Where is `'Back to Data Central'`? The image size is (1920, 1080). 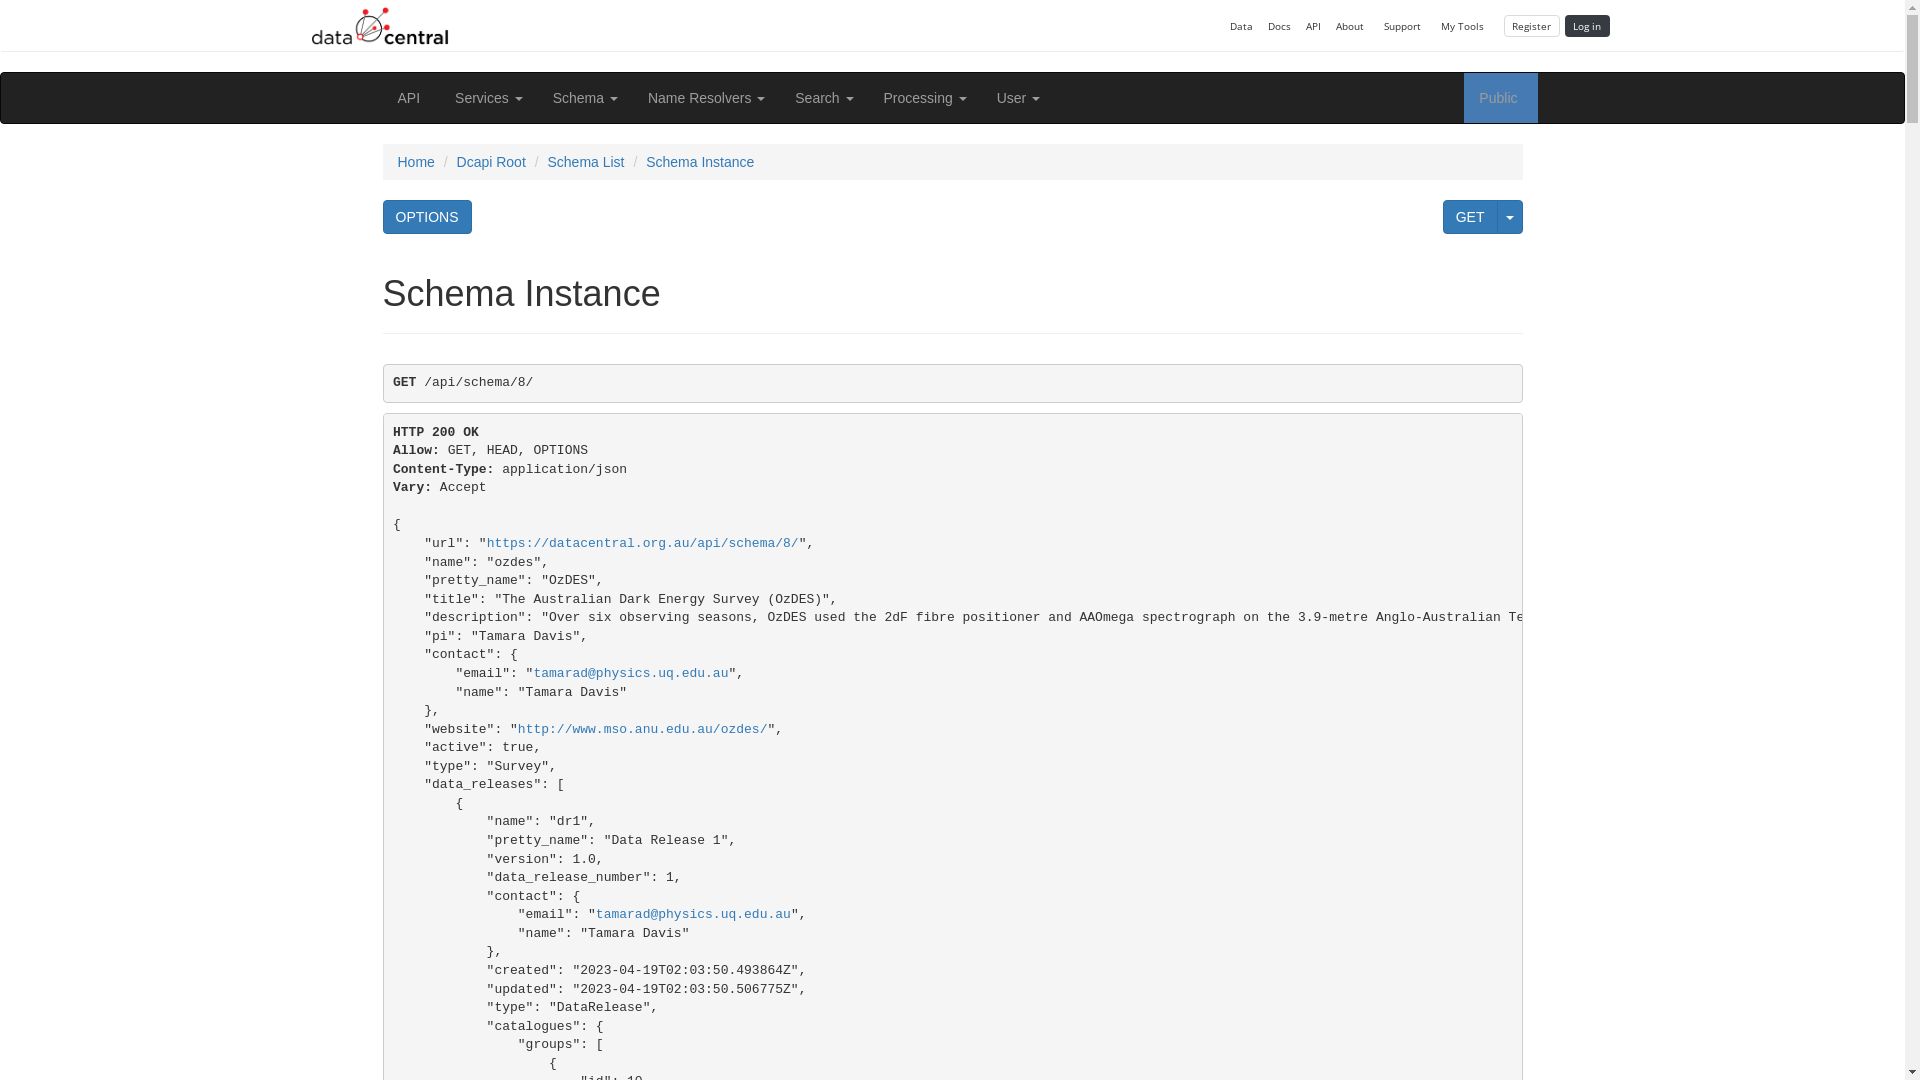
'Back to Data Central' is located at coordinates (379, 26).